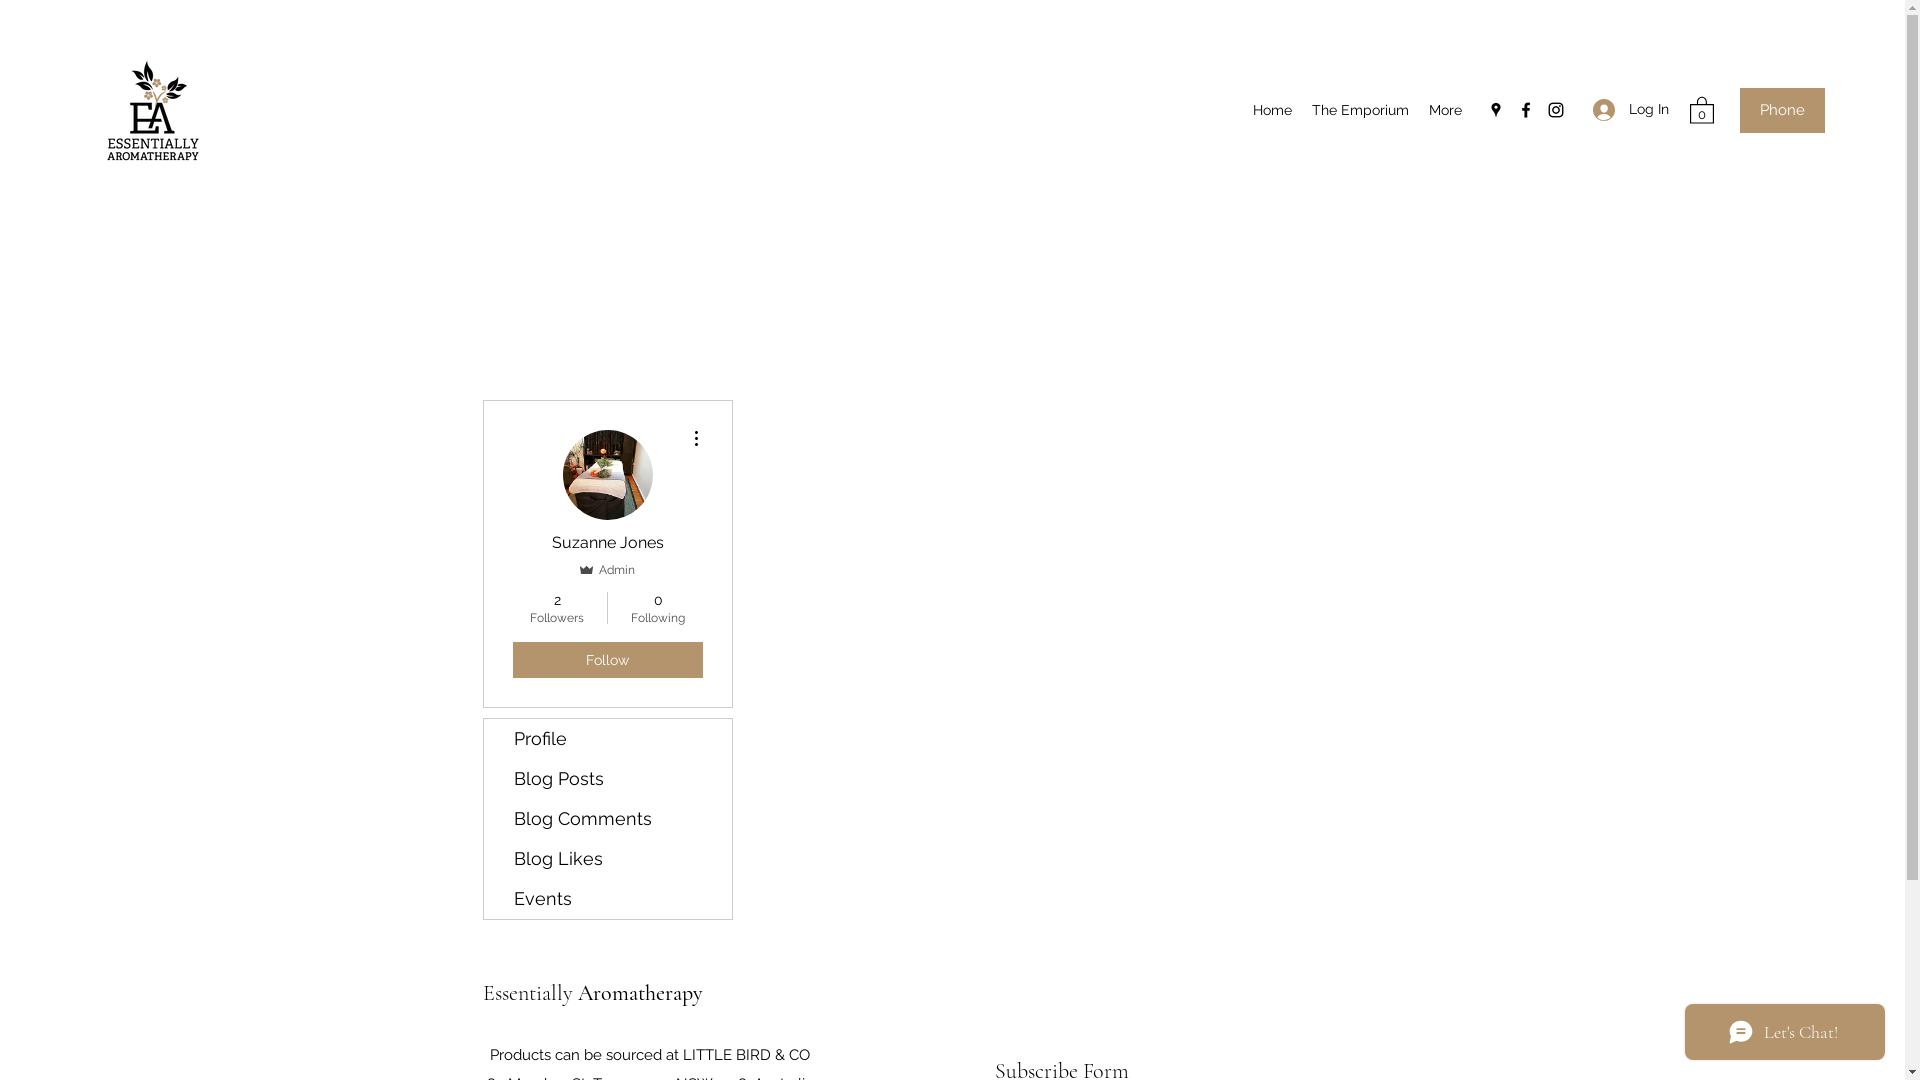 The height and width of the screenshot is (1080, 1920). I want to click on 'Blog Comments', so click(607, 818).